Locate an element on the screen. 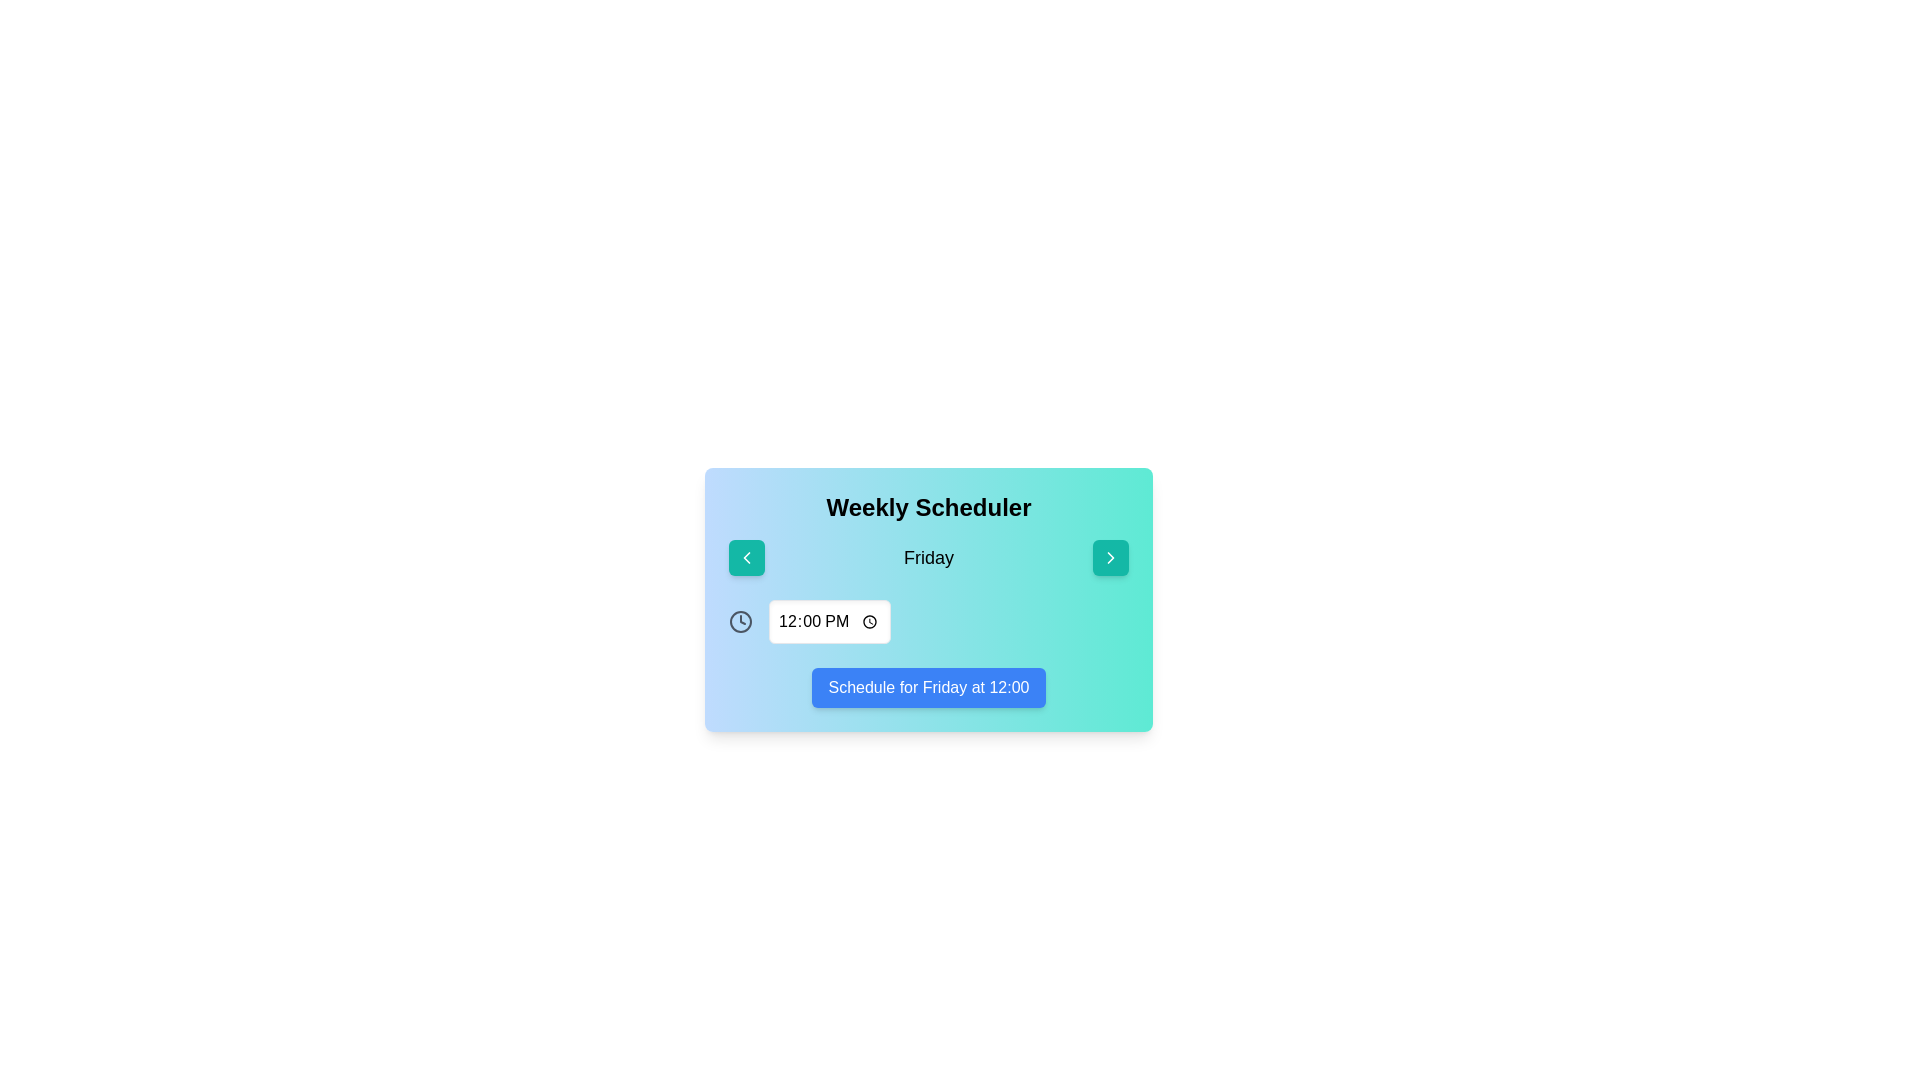 This screenshot has width=1920, height=1080. the rounded rectangular button with a blue background and white text reading 'Schedule for Friday at 12:00' to indicate interactivity is located at coordinates (927, 686).